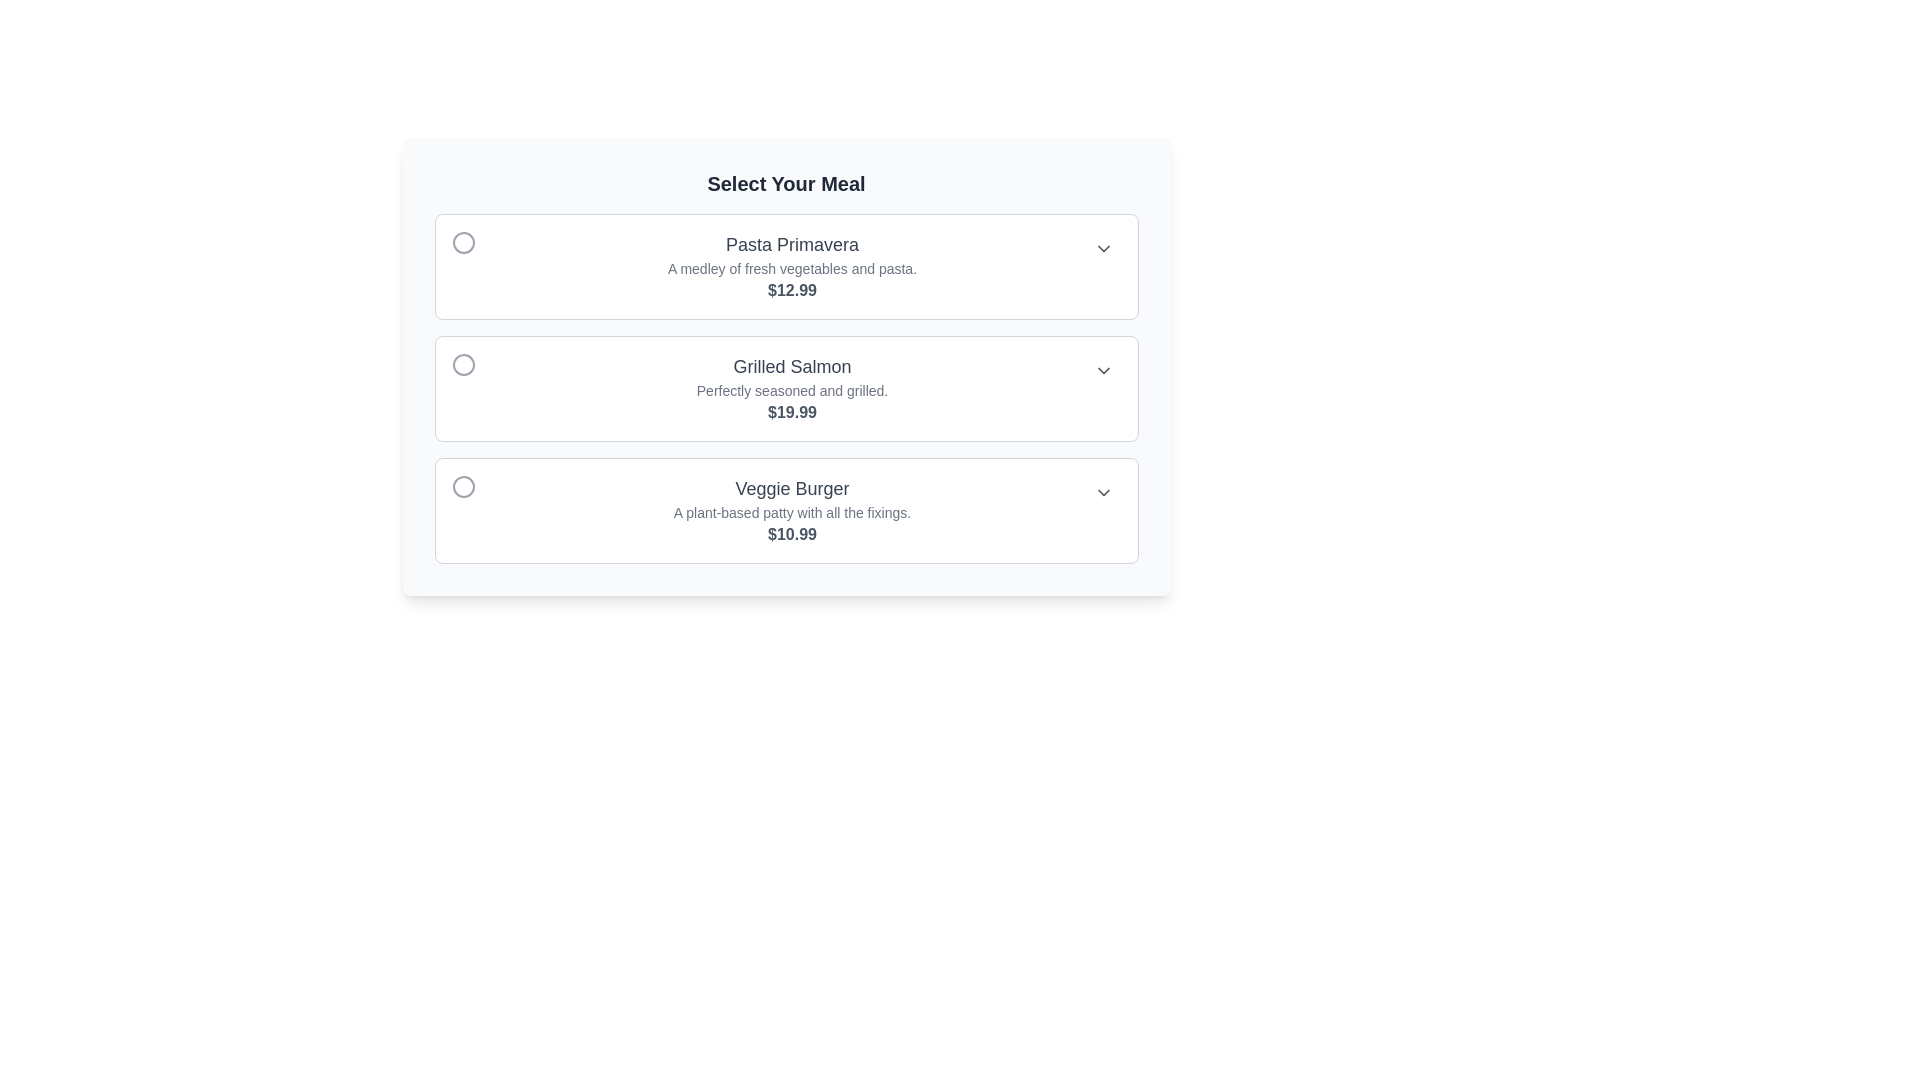 This screenshot has width=1920, height=1080. I want to click on the static text display showing the price '$10.99' which is part of the 'Veggie Burger' menu item, so click(791, 534).